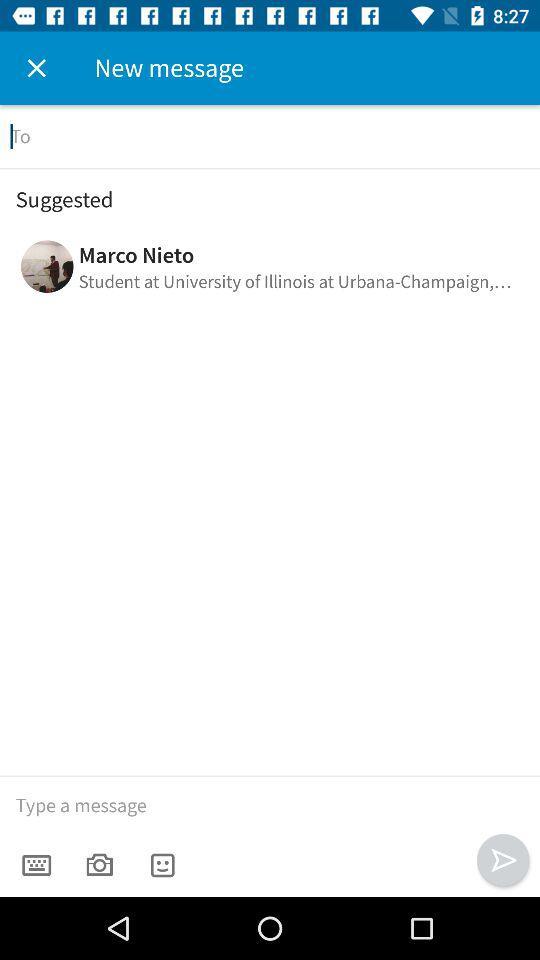 The width and height of the screenshot is (540, 960). Describe the element at coordinates (270, 805) in the screenshot. I see `type a message` at that location.